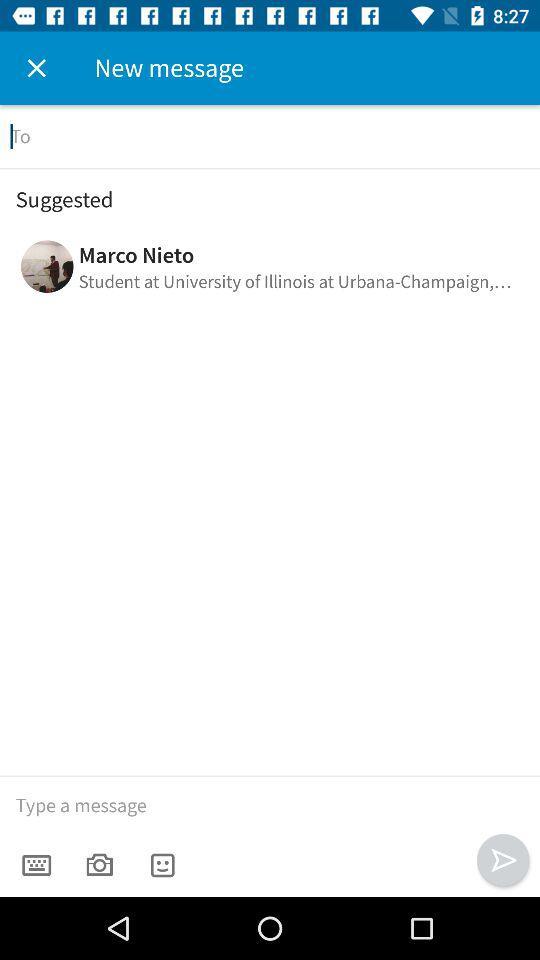 The width and height of the screenshot is (540, 960). Describe the element at coordinates (270, 805) in the screenshot. I see `type a message` at that location.